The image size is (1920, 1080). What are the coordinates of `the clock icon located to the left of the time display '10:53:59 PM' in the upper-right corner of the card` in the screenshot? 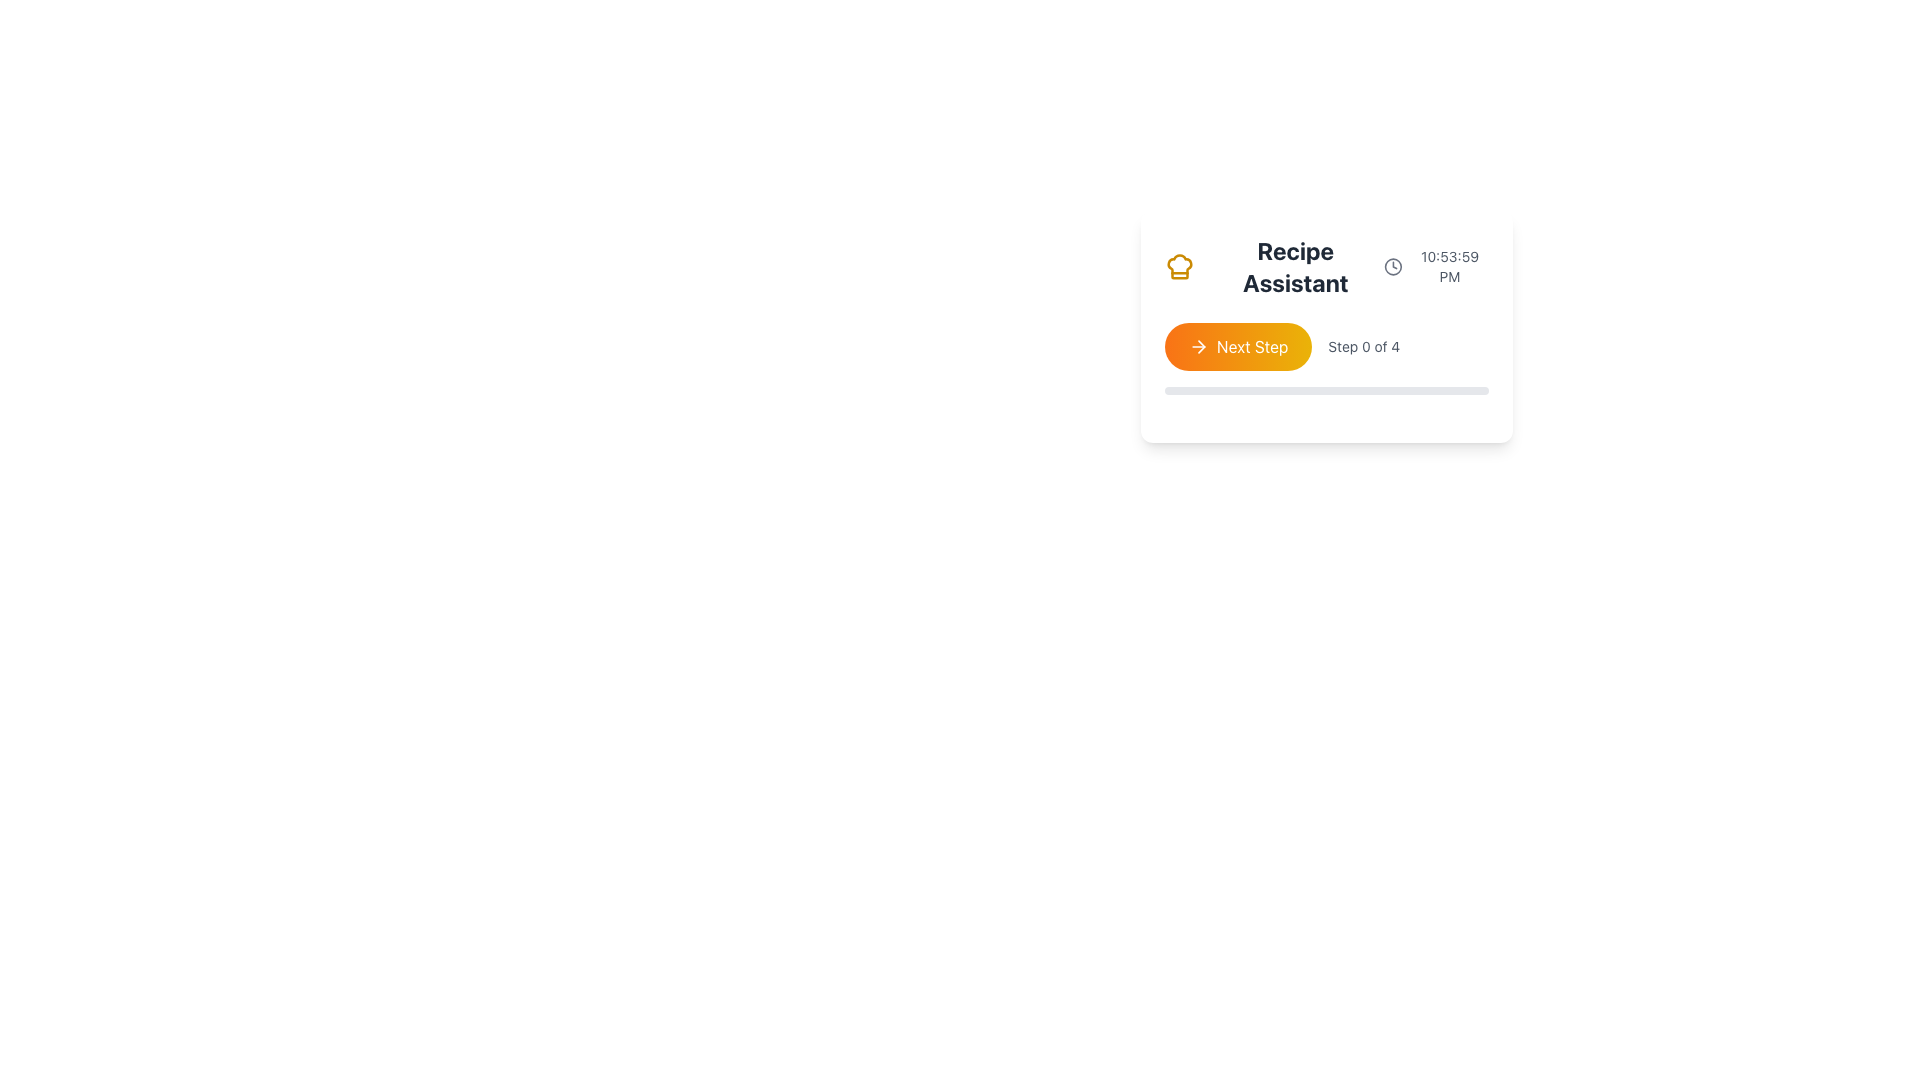 It's located at (1392, 265).